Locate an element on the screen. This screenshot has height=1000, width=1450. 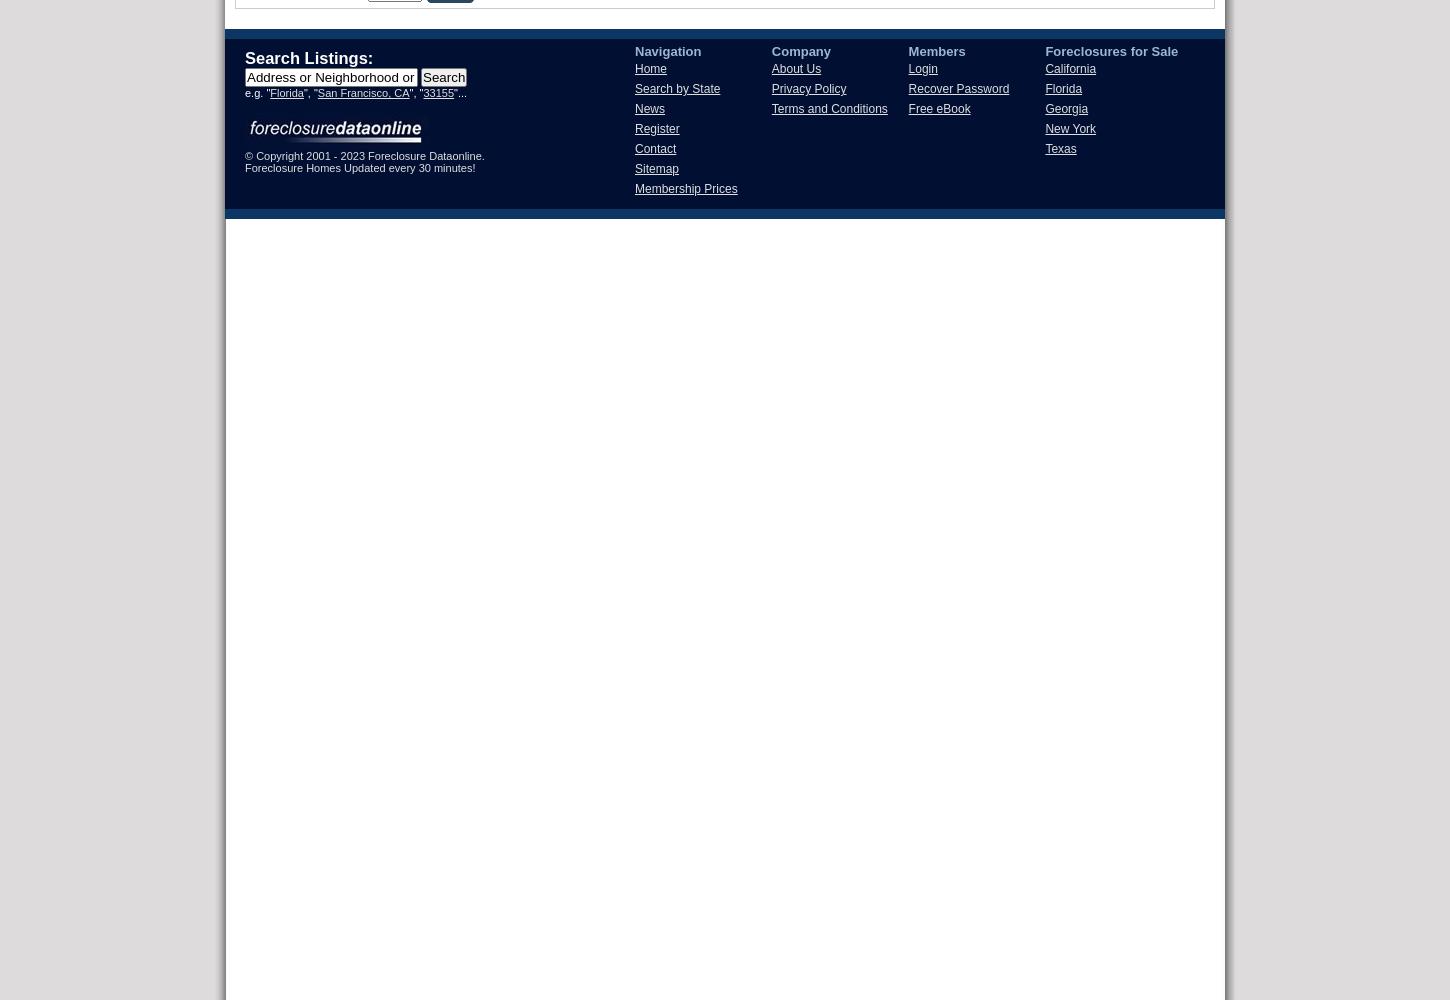
'Texas' is located at coordinates (1060, 149).